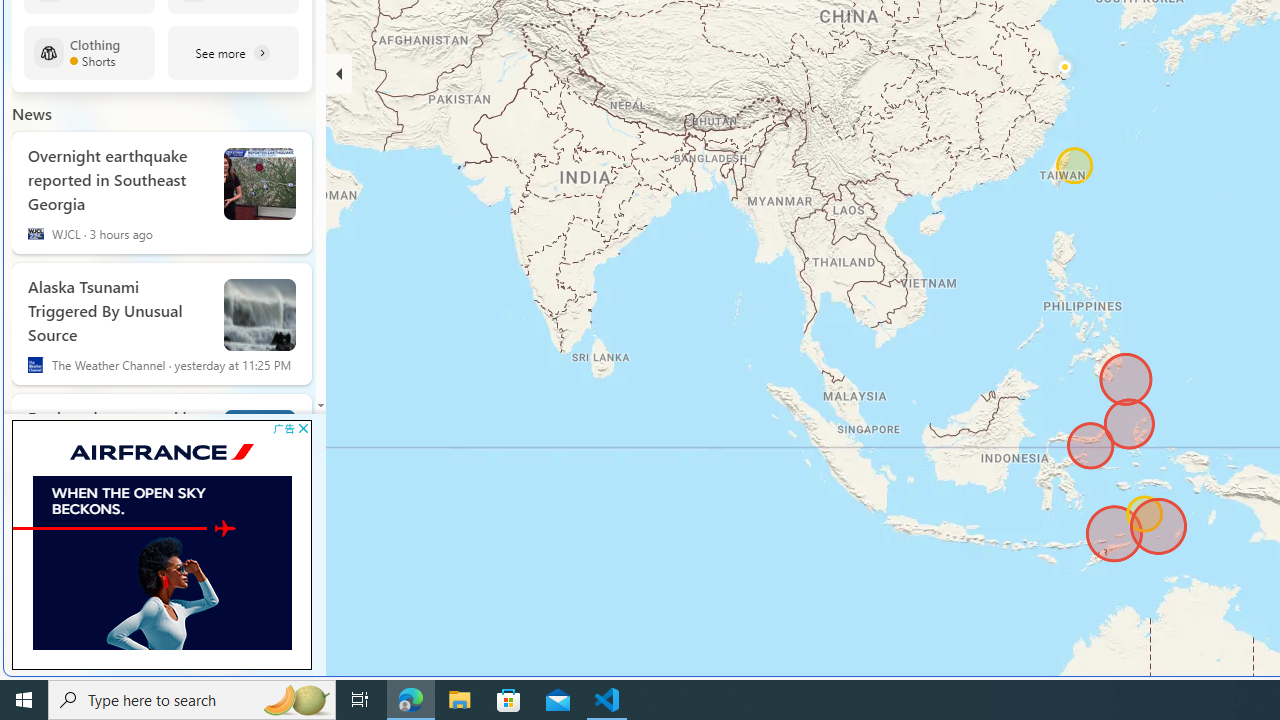  Describe the element at coordinates (320, 675) in the screenshot. I see `'Ad'` at that location.